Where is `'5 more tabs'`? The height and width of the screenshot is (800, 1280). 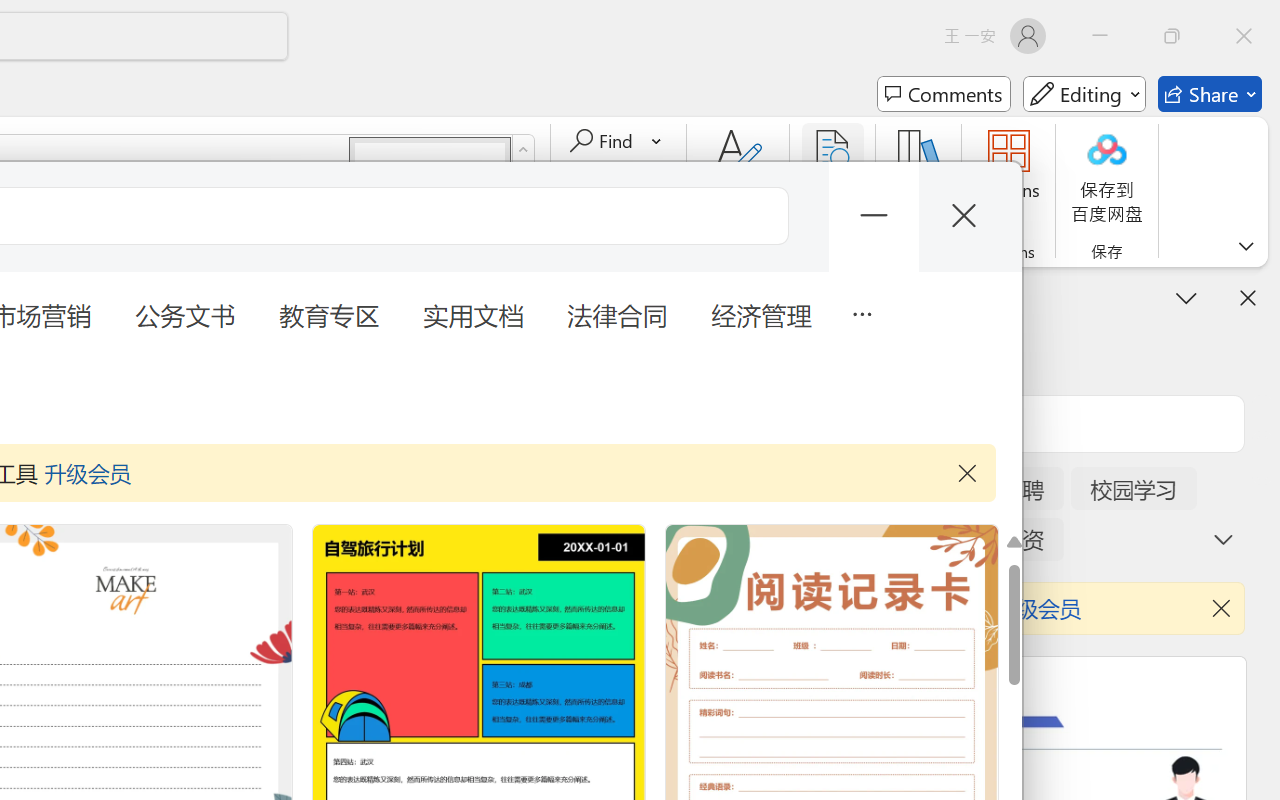
'5 more tabs' is located at coordinates (861, 311).